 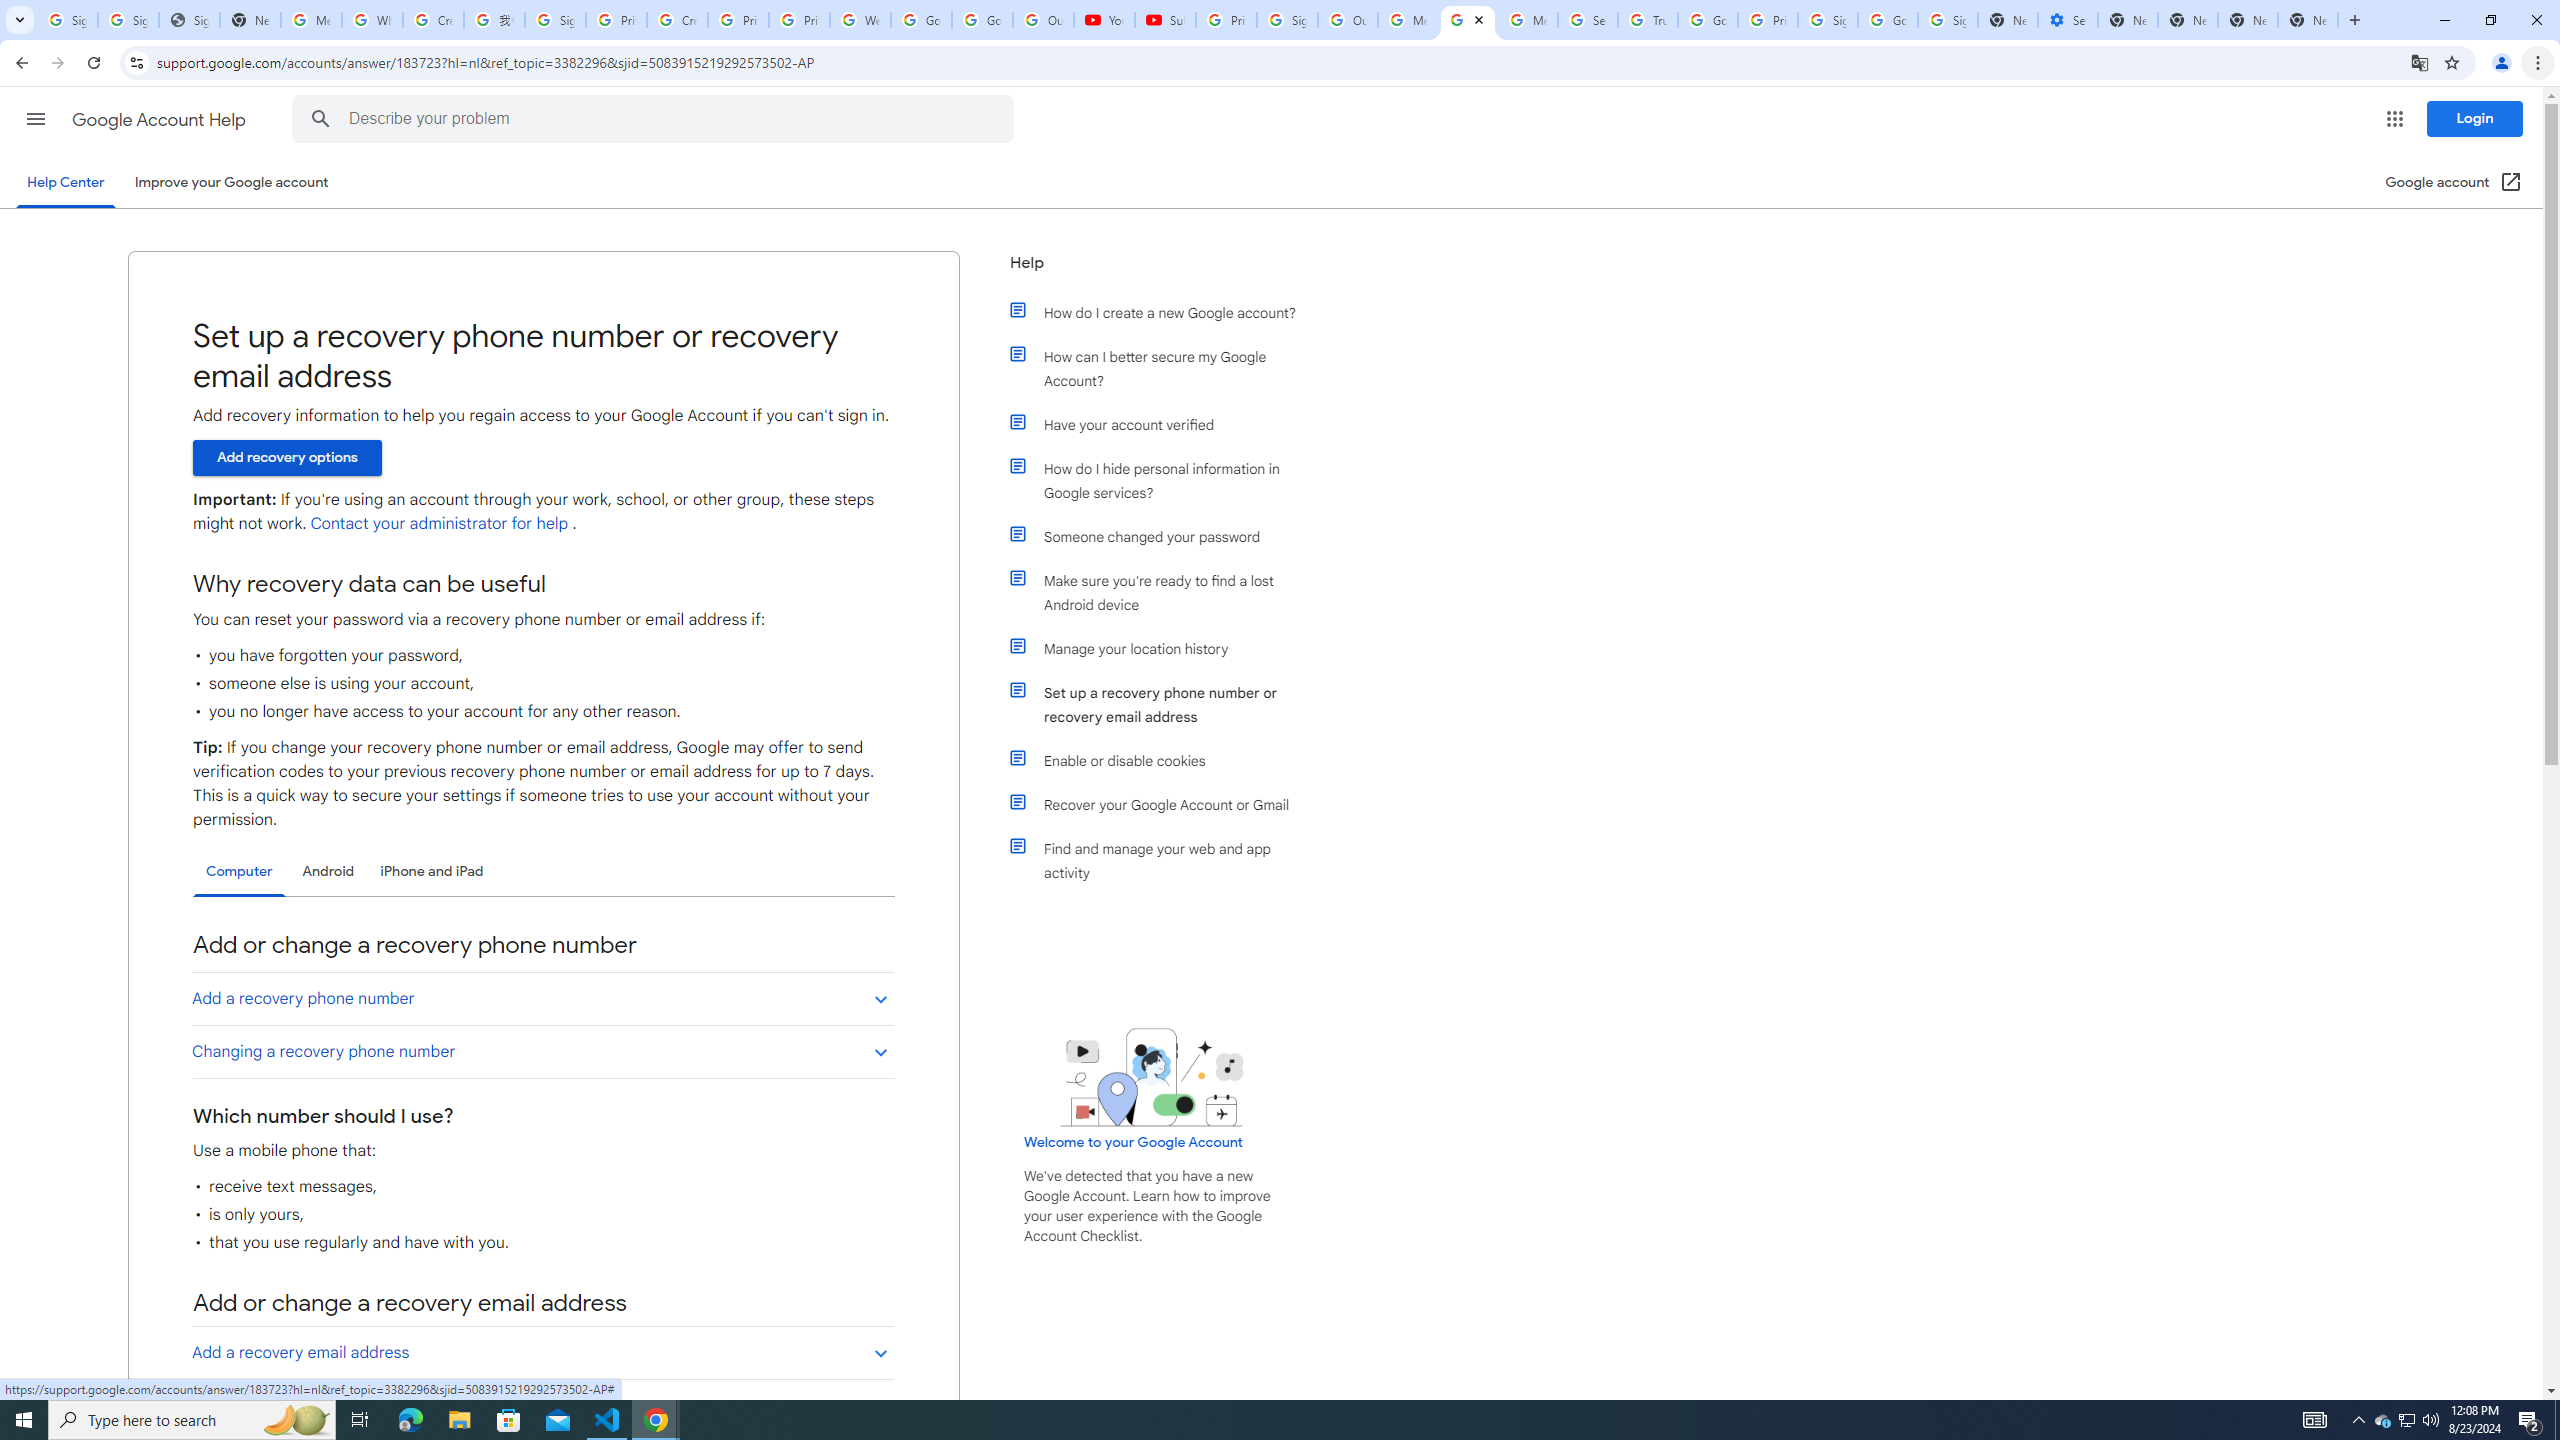 I want to click on 'Enable or disable cookies', so click(x=1162, y=761).